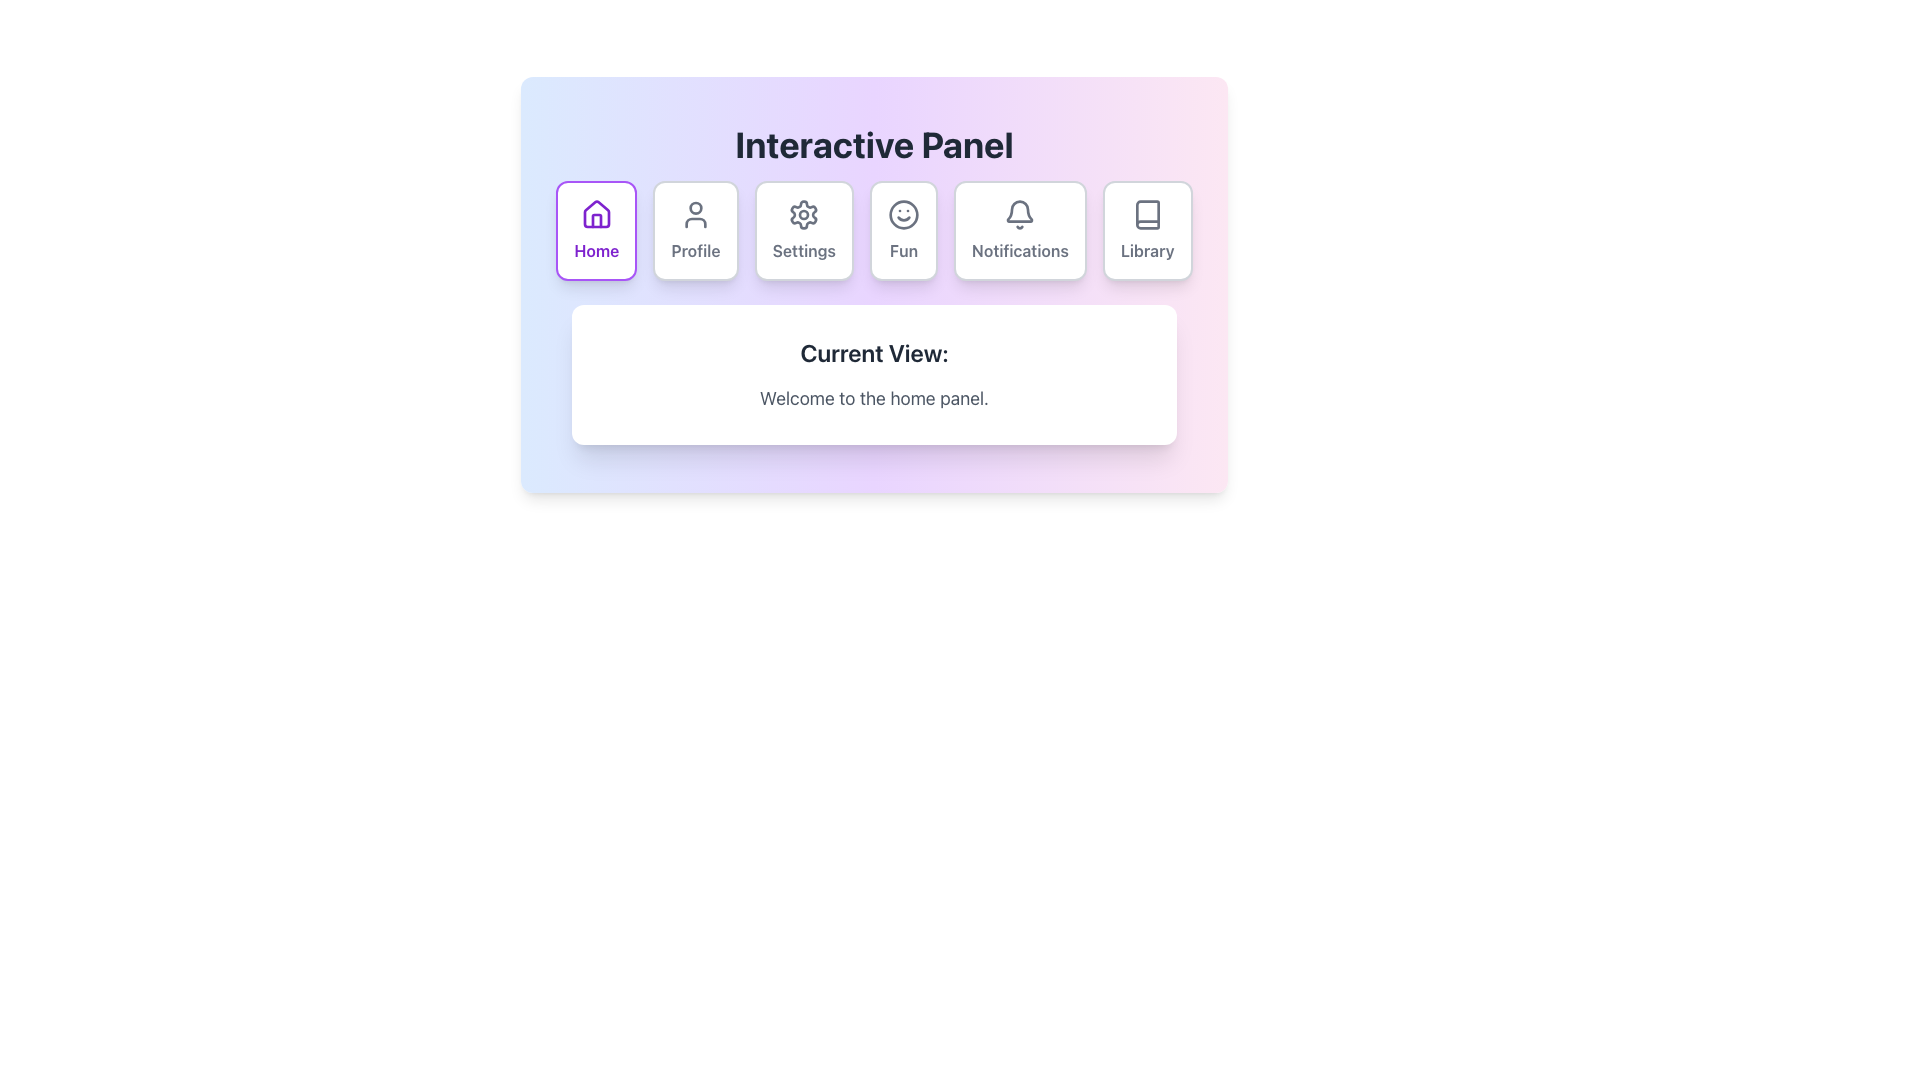 The height and width of the screenshot is (1080, 1920). What do you see at coordinates (804, 215) in the screenshot?
I see `the gear-shaped icon representing settings, located within the 'Settings' button in the top bar of the interactive panel interface` at bounding box center [804, 215].